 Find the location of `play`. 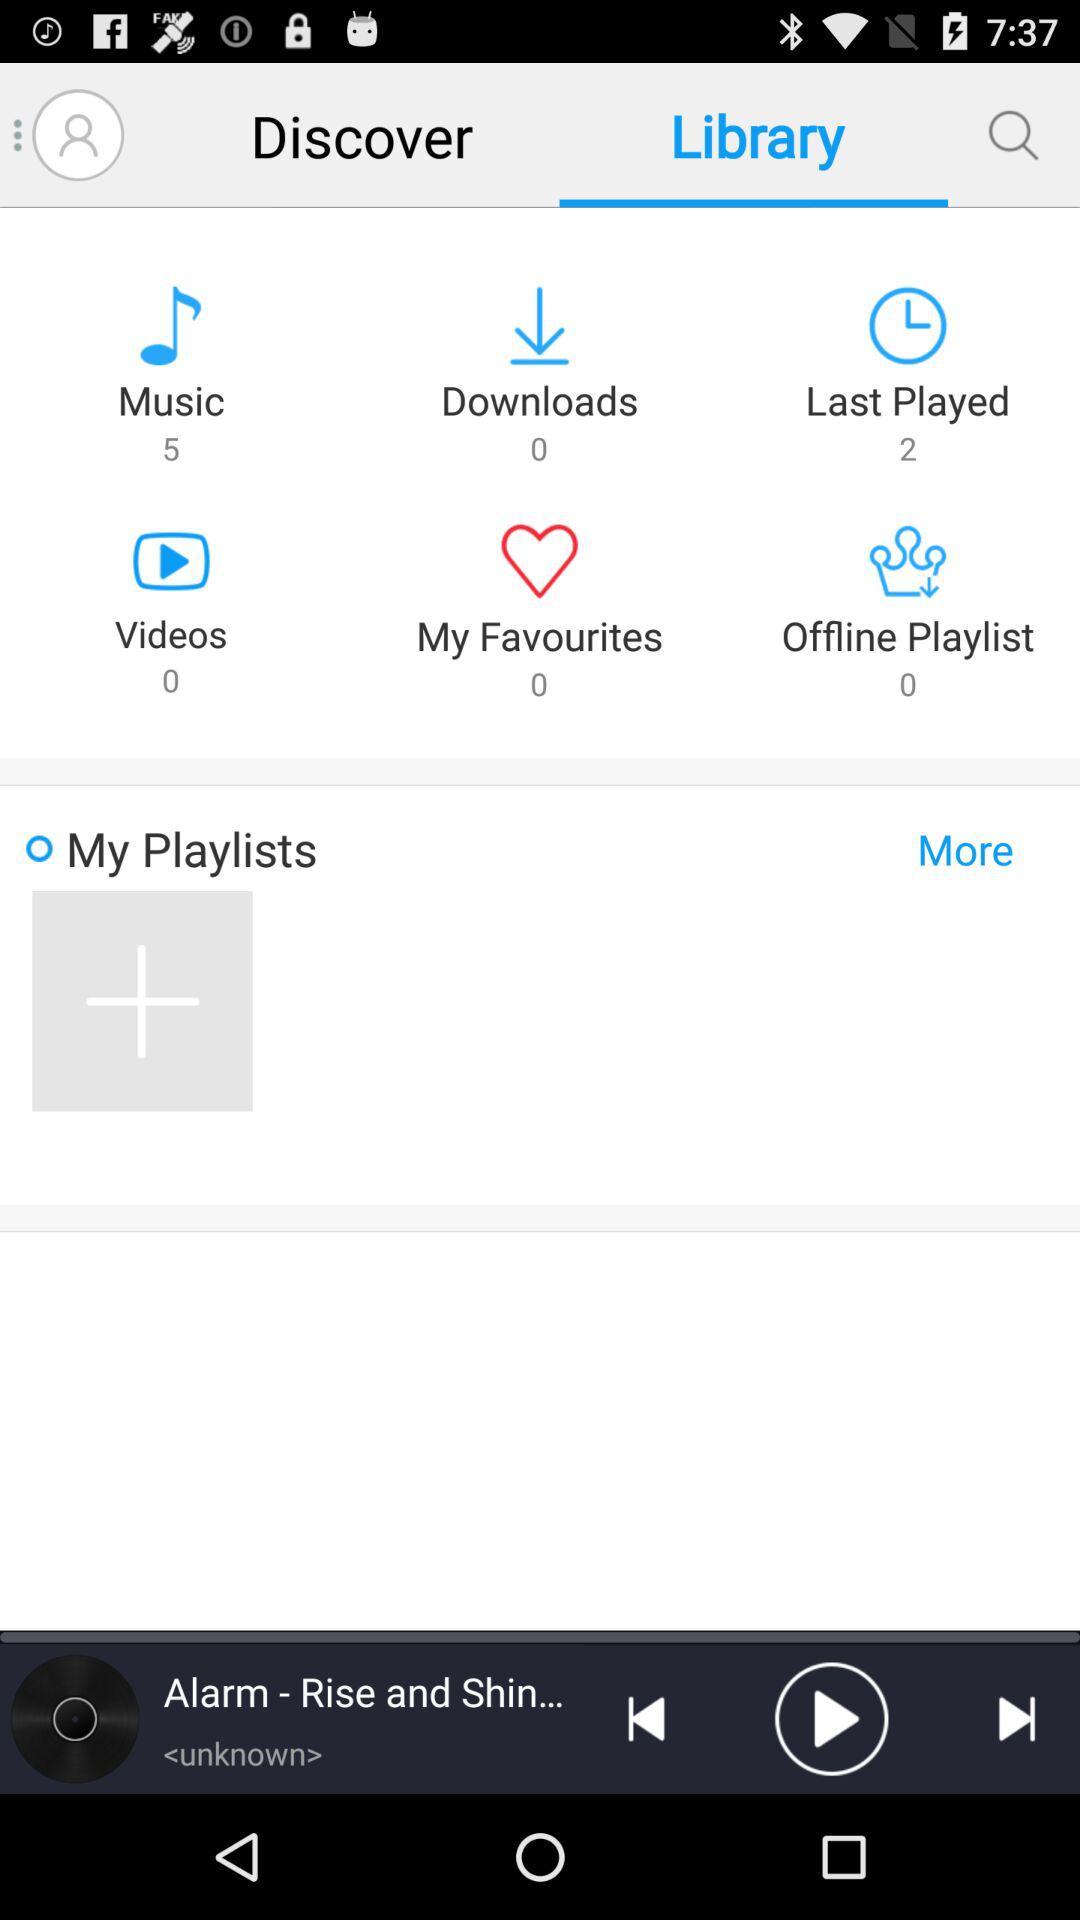

play is located at coordinates (831, 1717).